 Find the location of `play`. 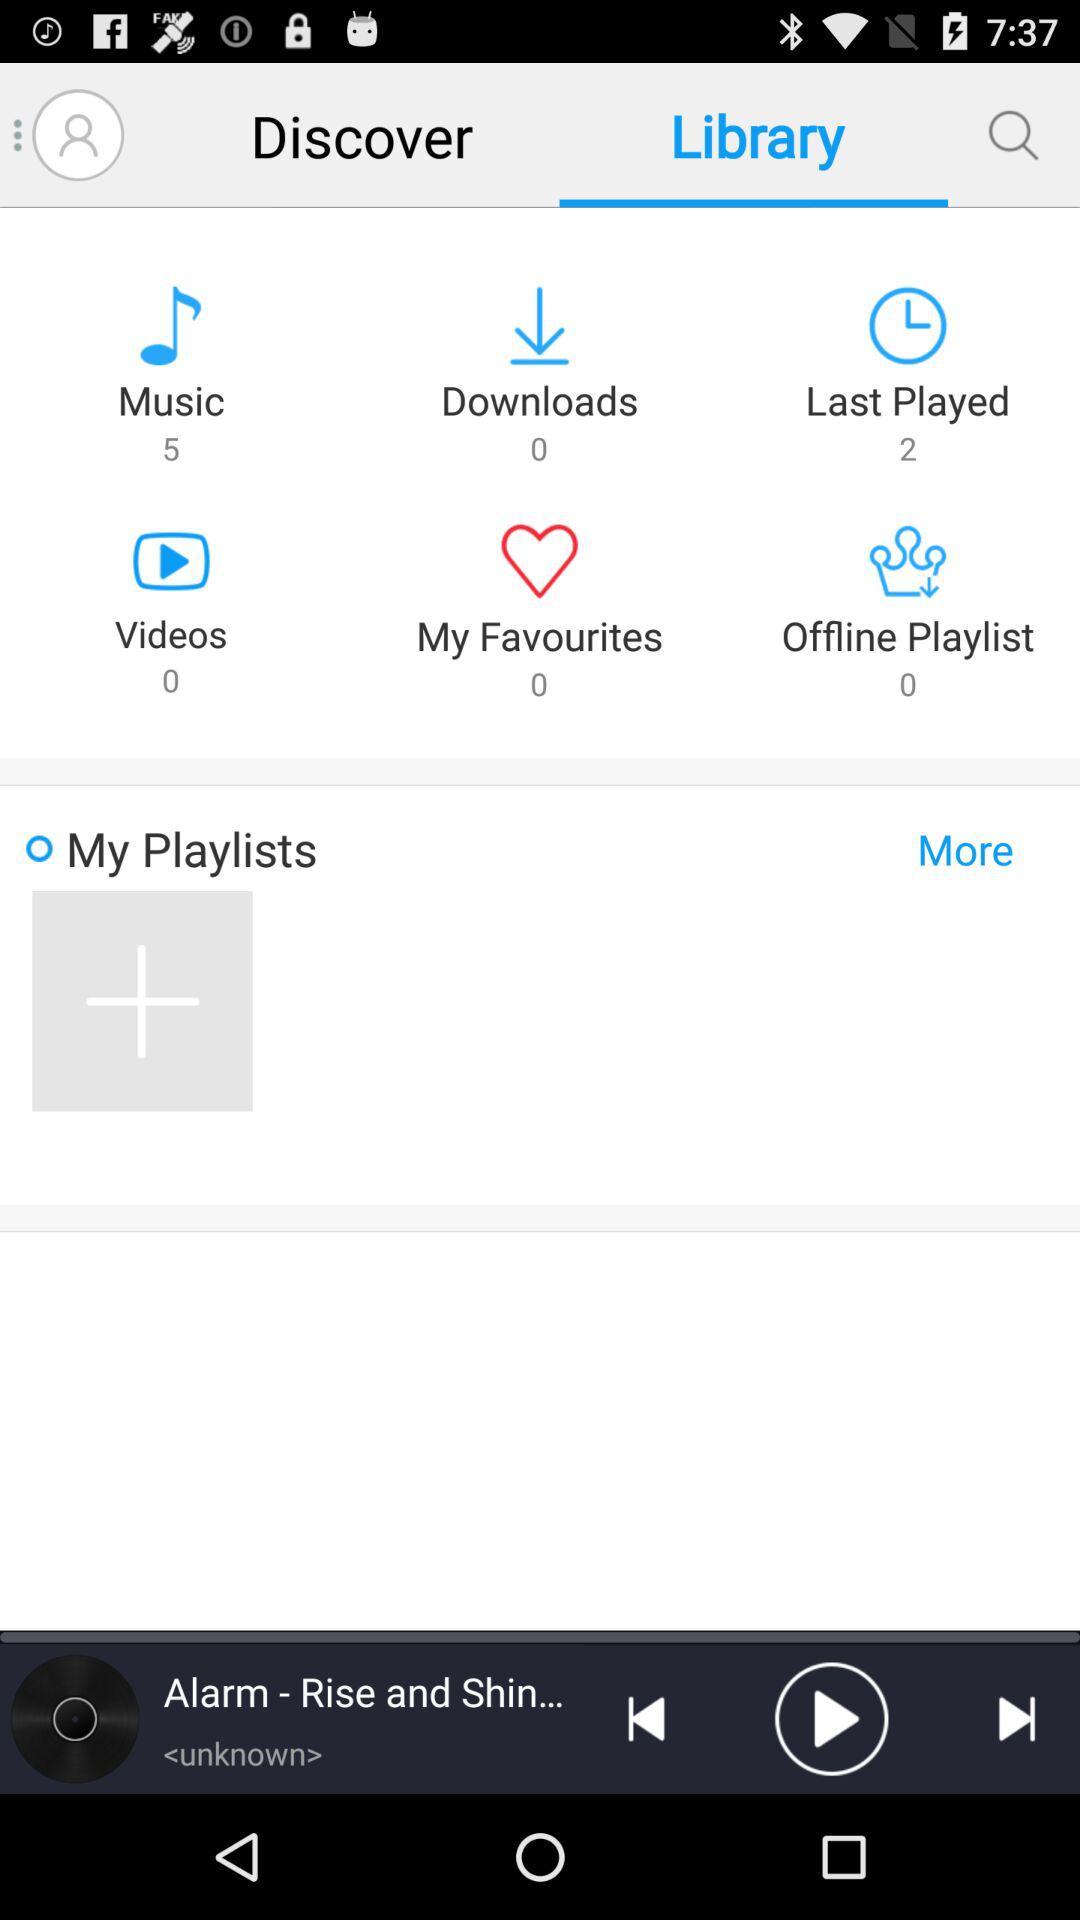

play is located at coordinates (831, 1717).